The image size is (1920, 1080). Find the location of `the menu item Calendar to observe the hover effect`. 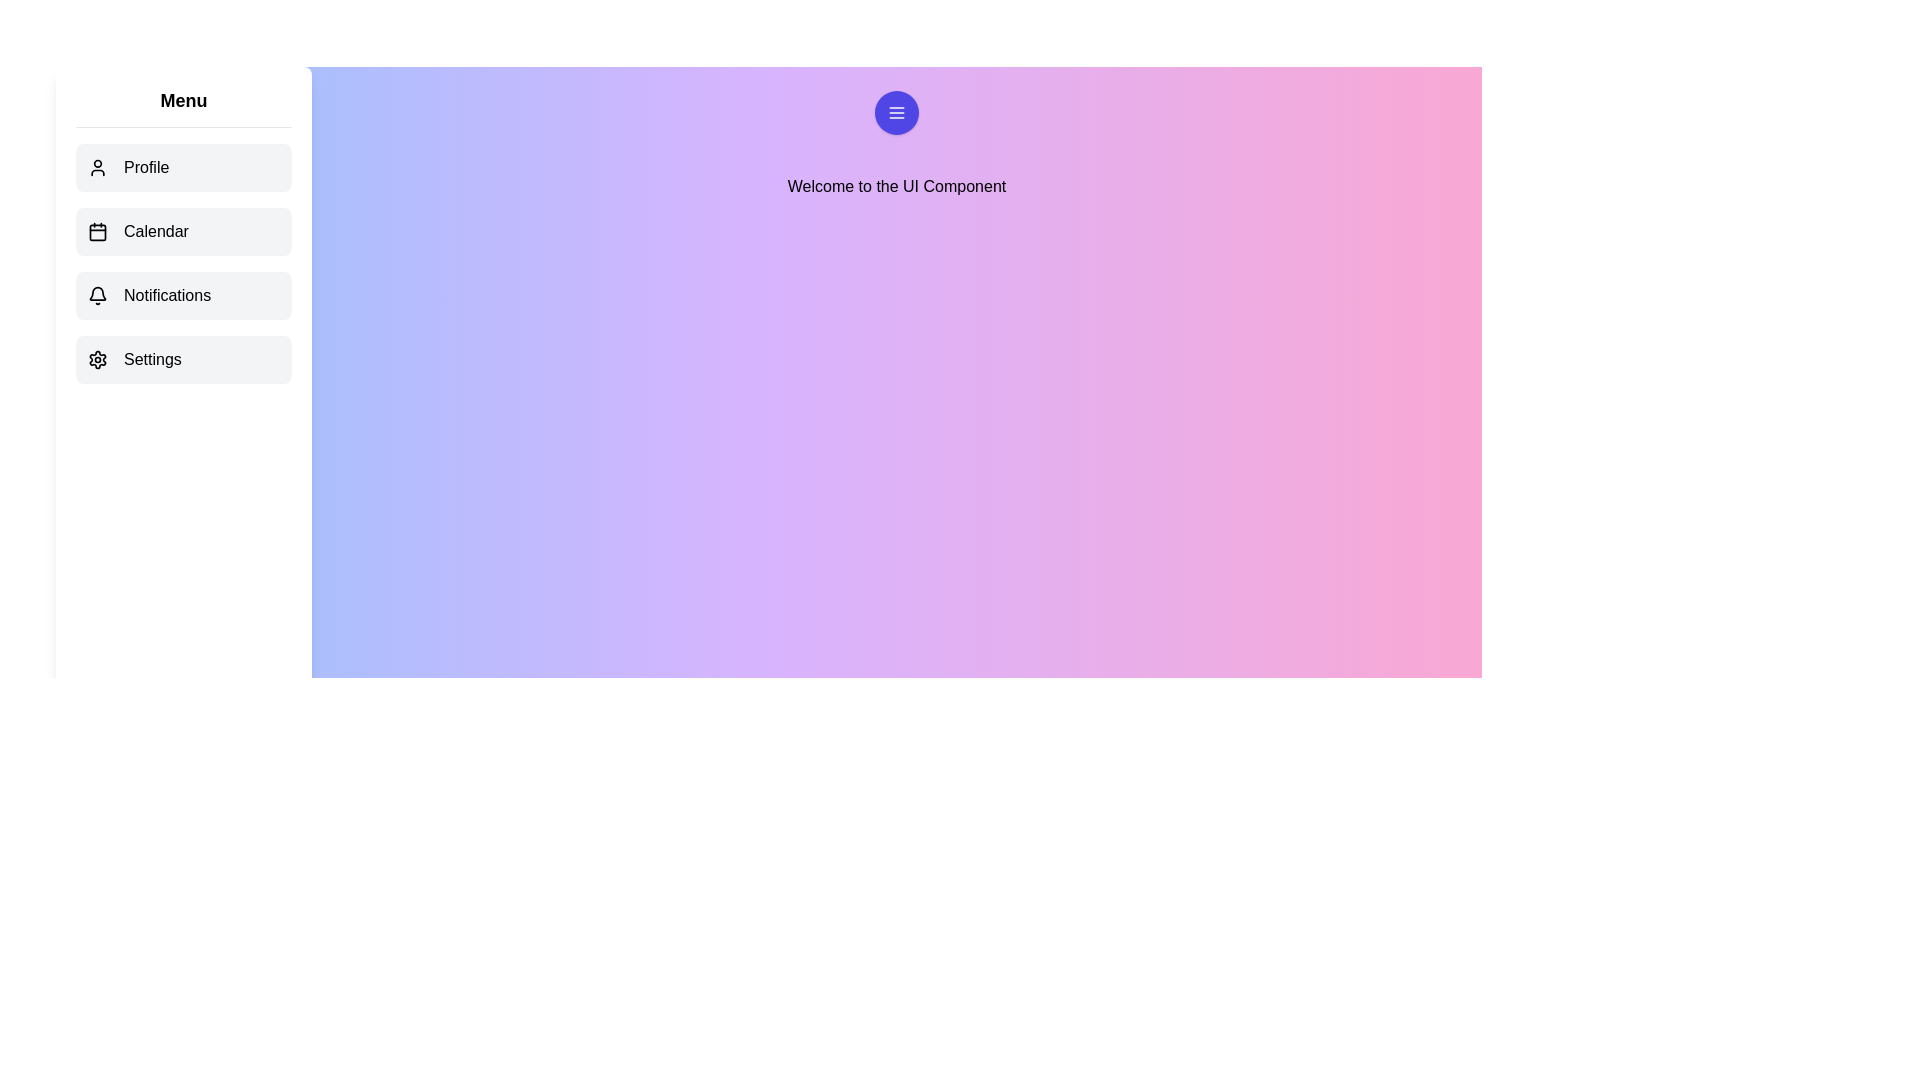

the menu item Calendar to observe the hover effect is located at coordinates (183, 230).